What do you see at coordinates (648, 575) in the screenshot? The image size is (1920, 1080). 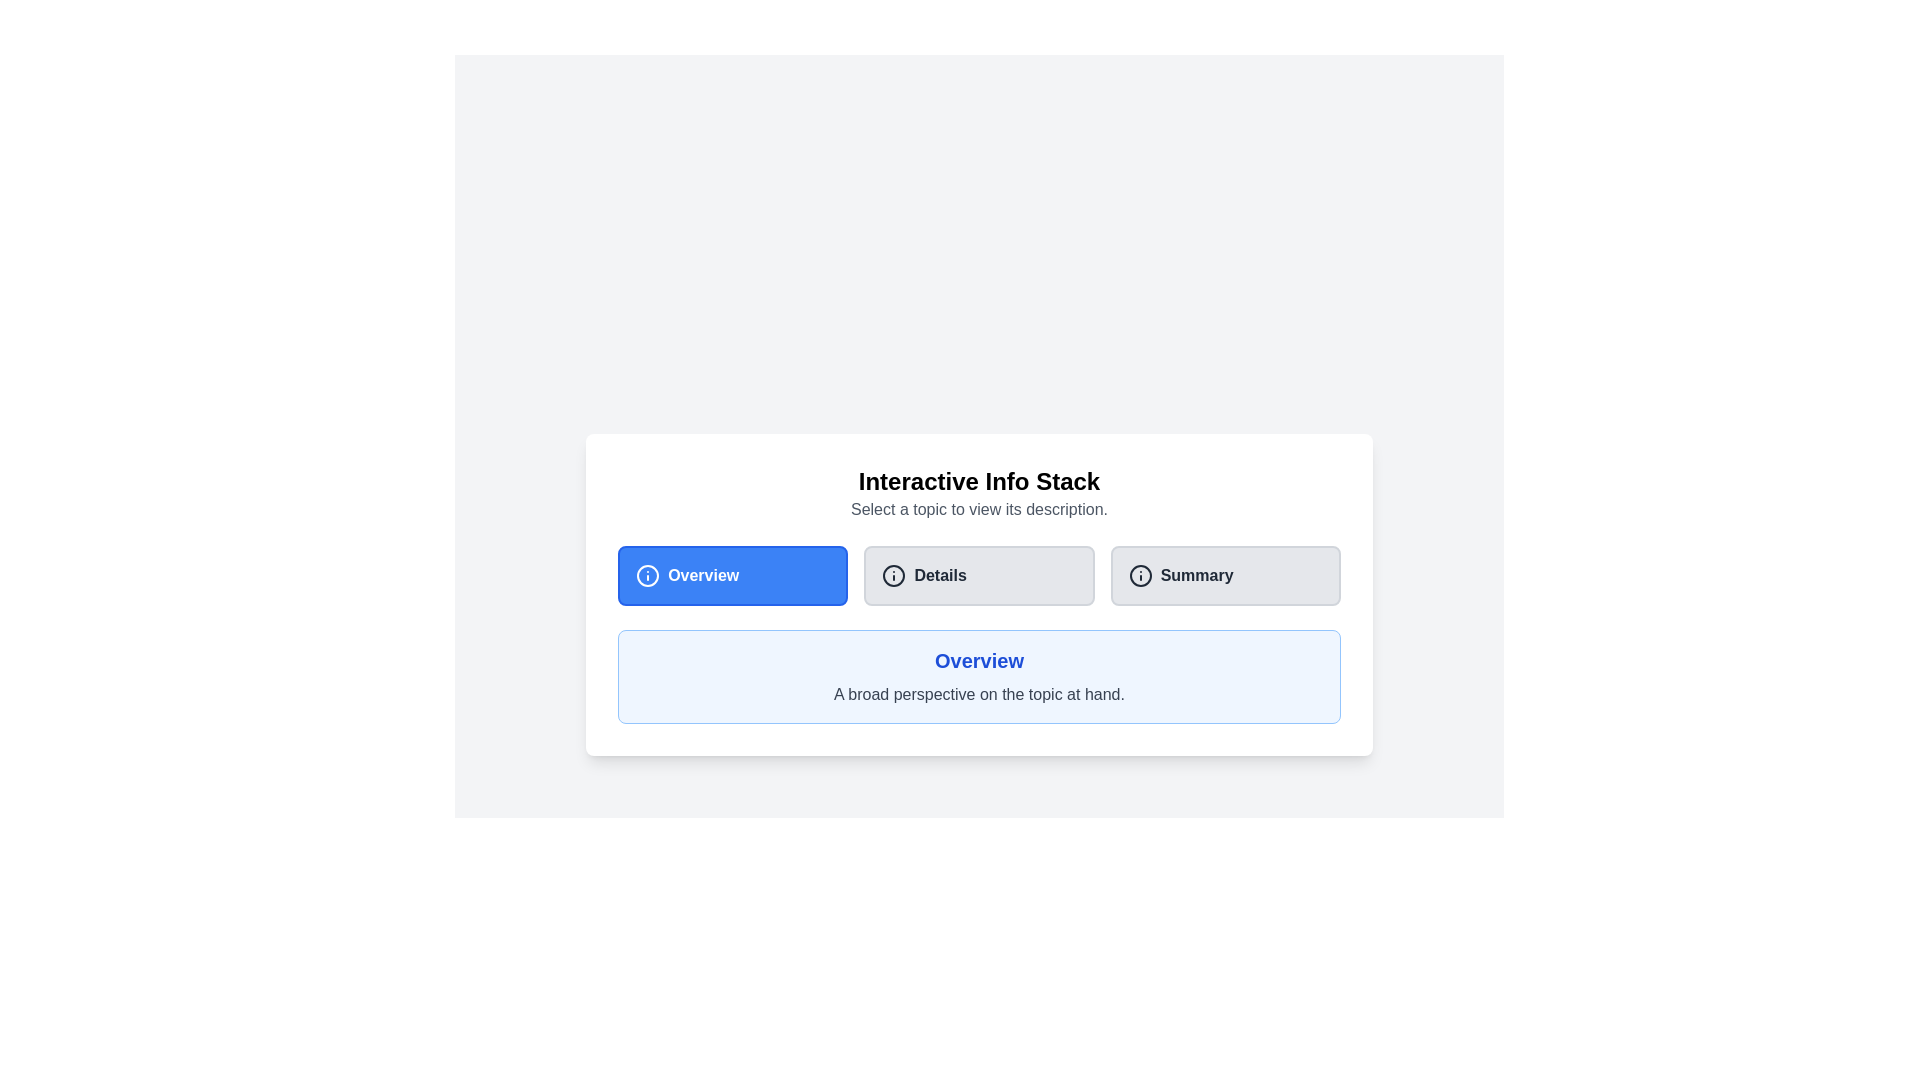 I see `the central circular part of the SVG icon, which has no visible fill or stroke, located to the left of the 'Details' button in the 'Overview' section` at bounding box center [648, 575].